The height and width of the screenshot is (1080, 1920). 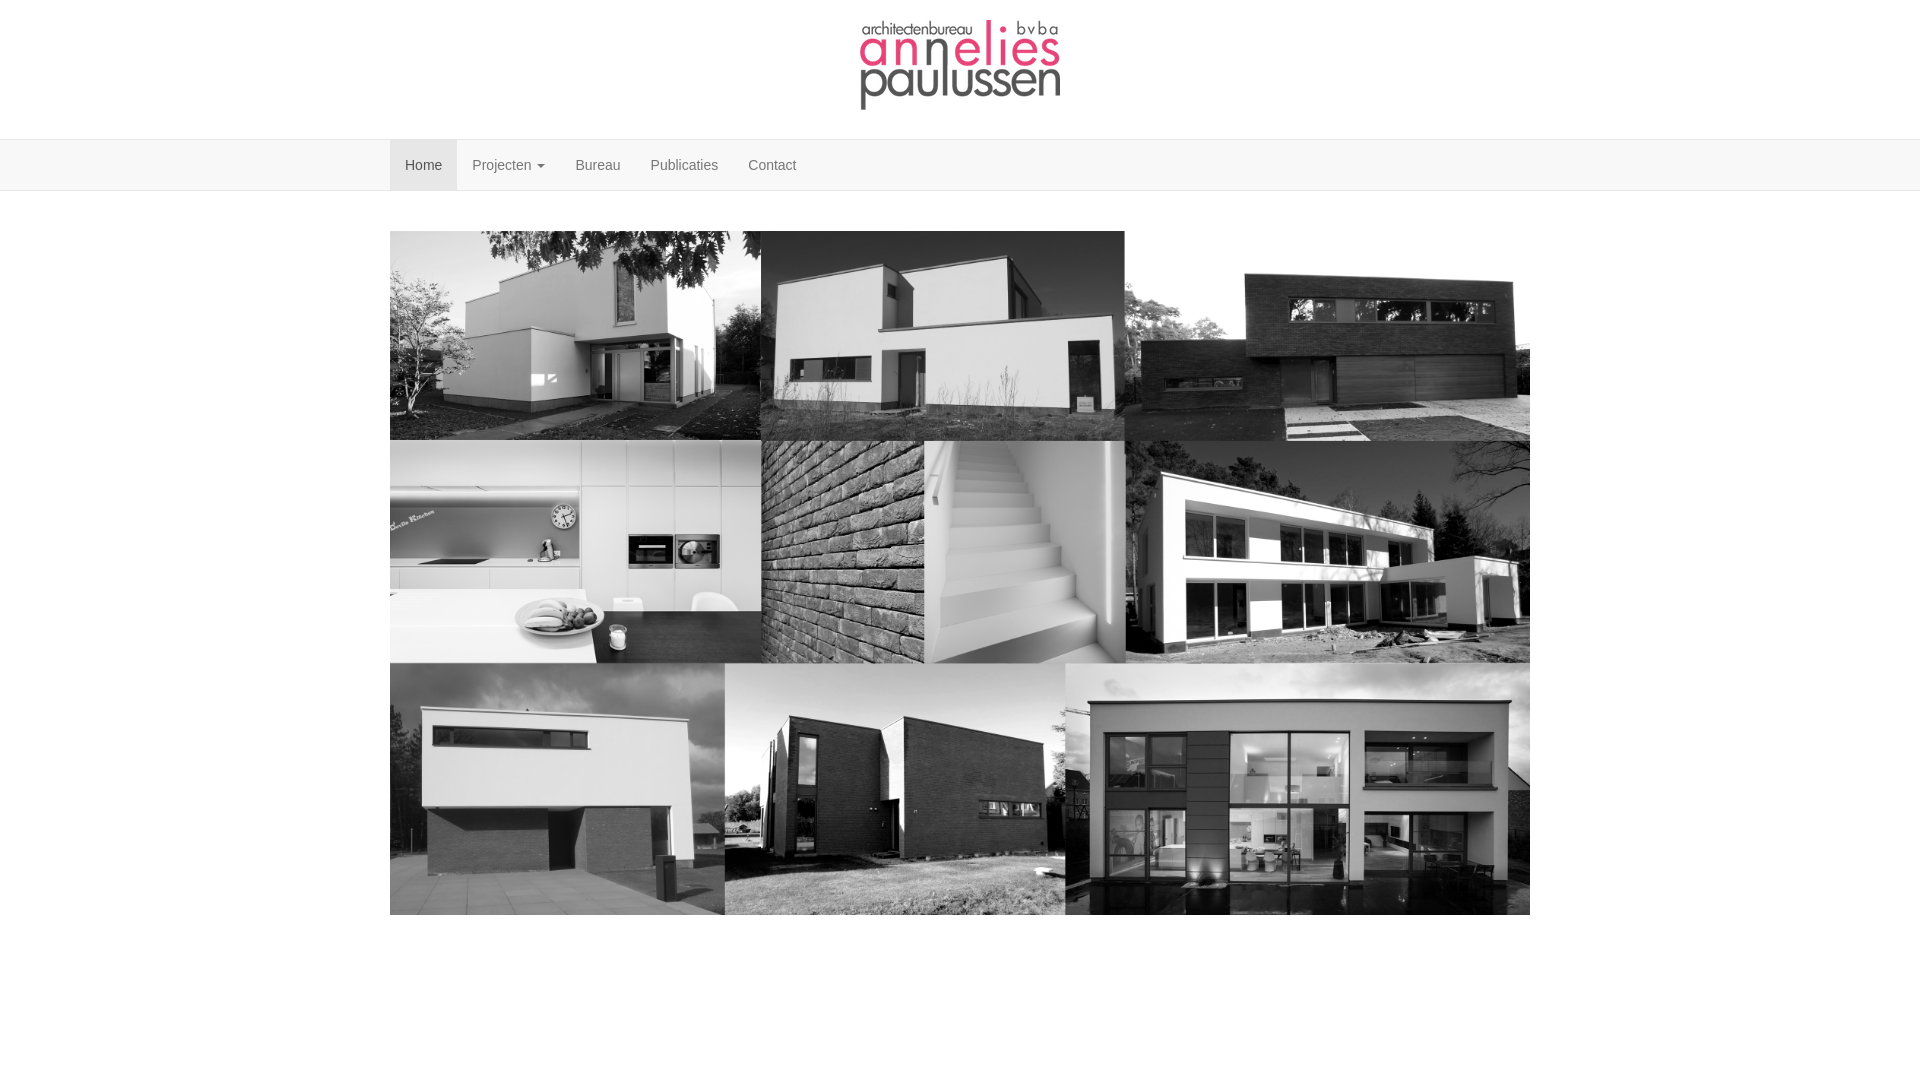 I want to click on 'Bureau', so click(x=560, y=164).